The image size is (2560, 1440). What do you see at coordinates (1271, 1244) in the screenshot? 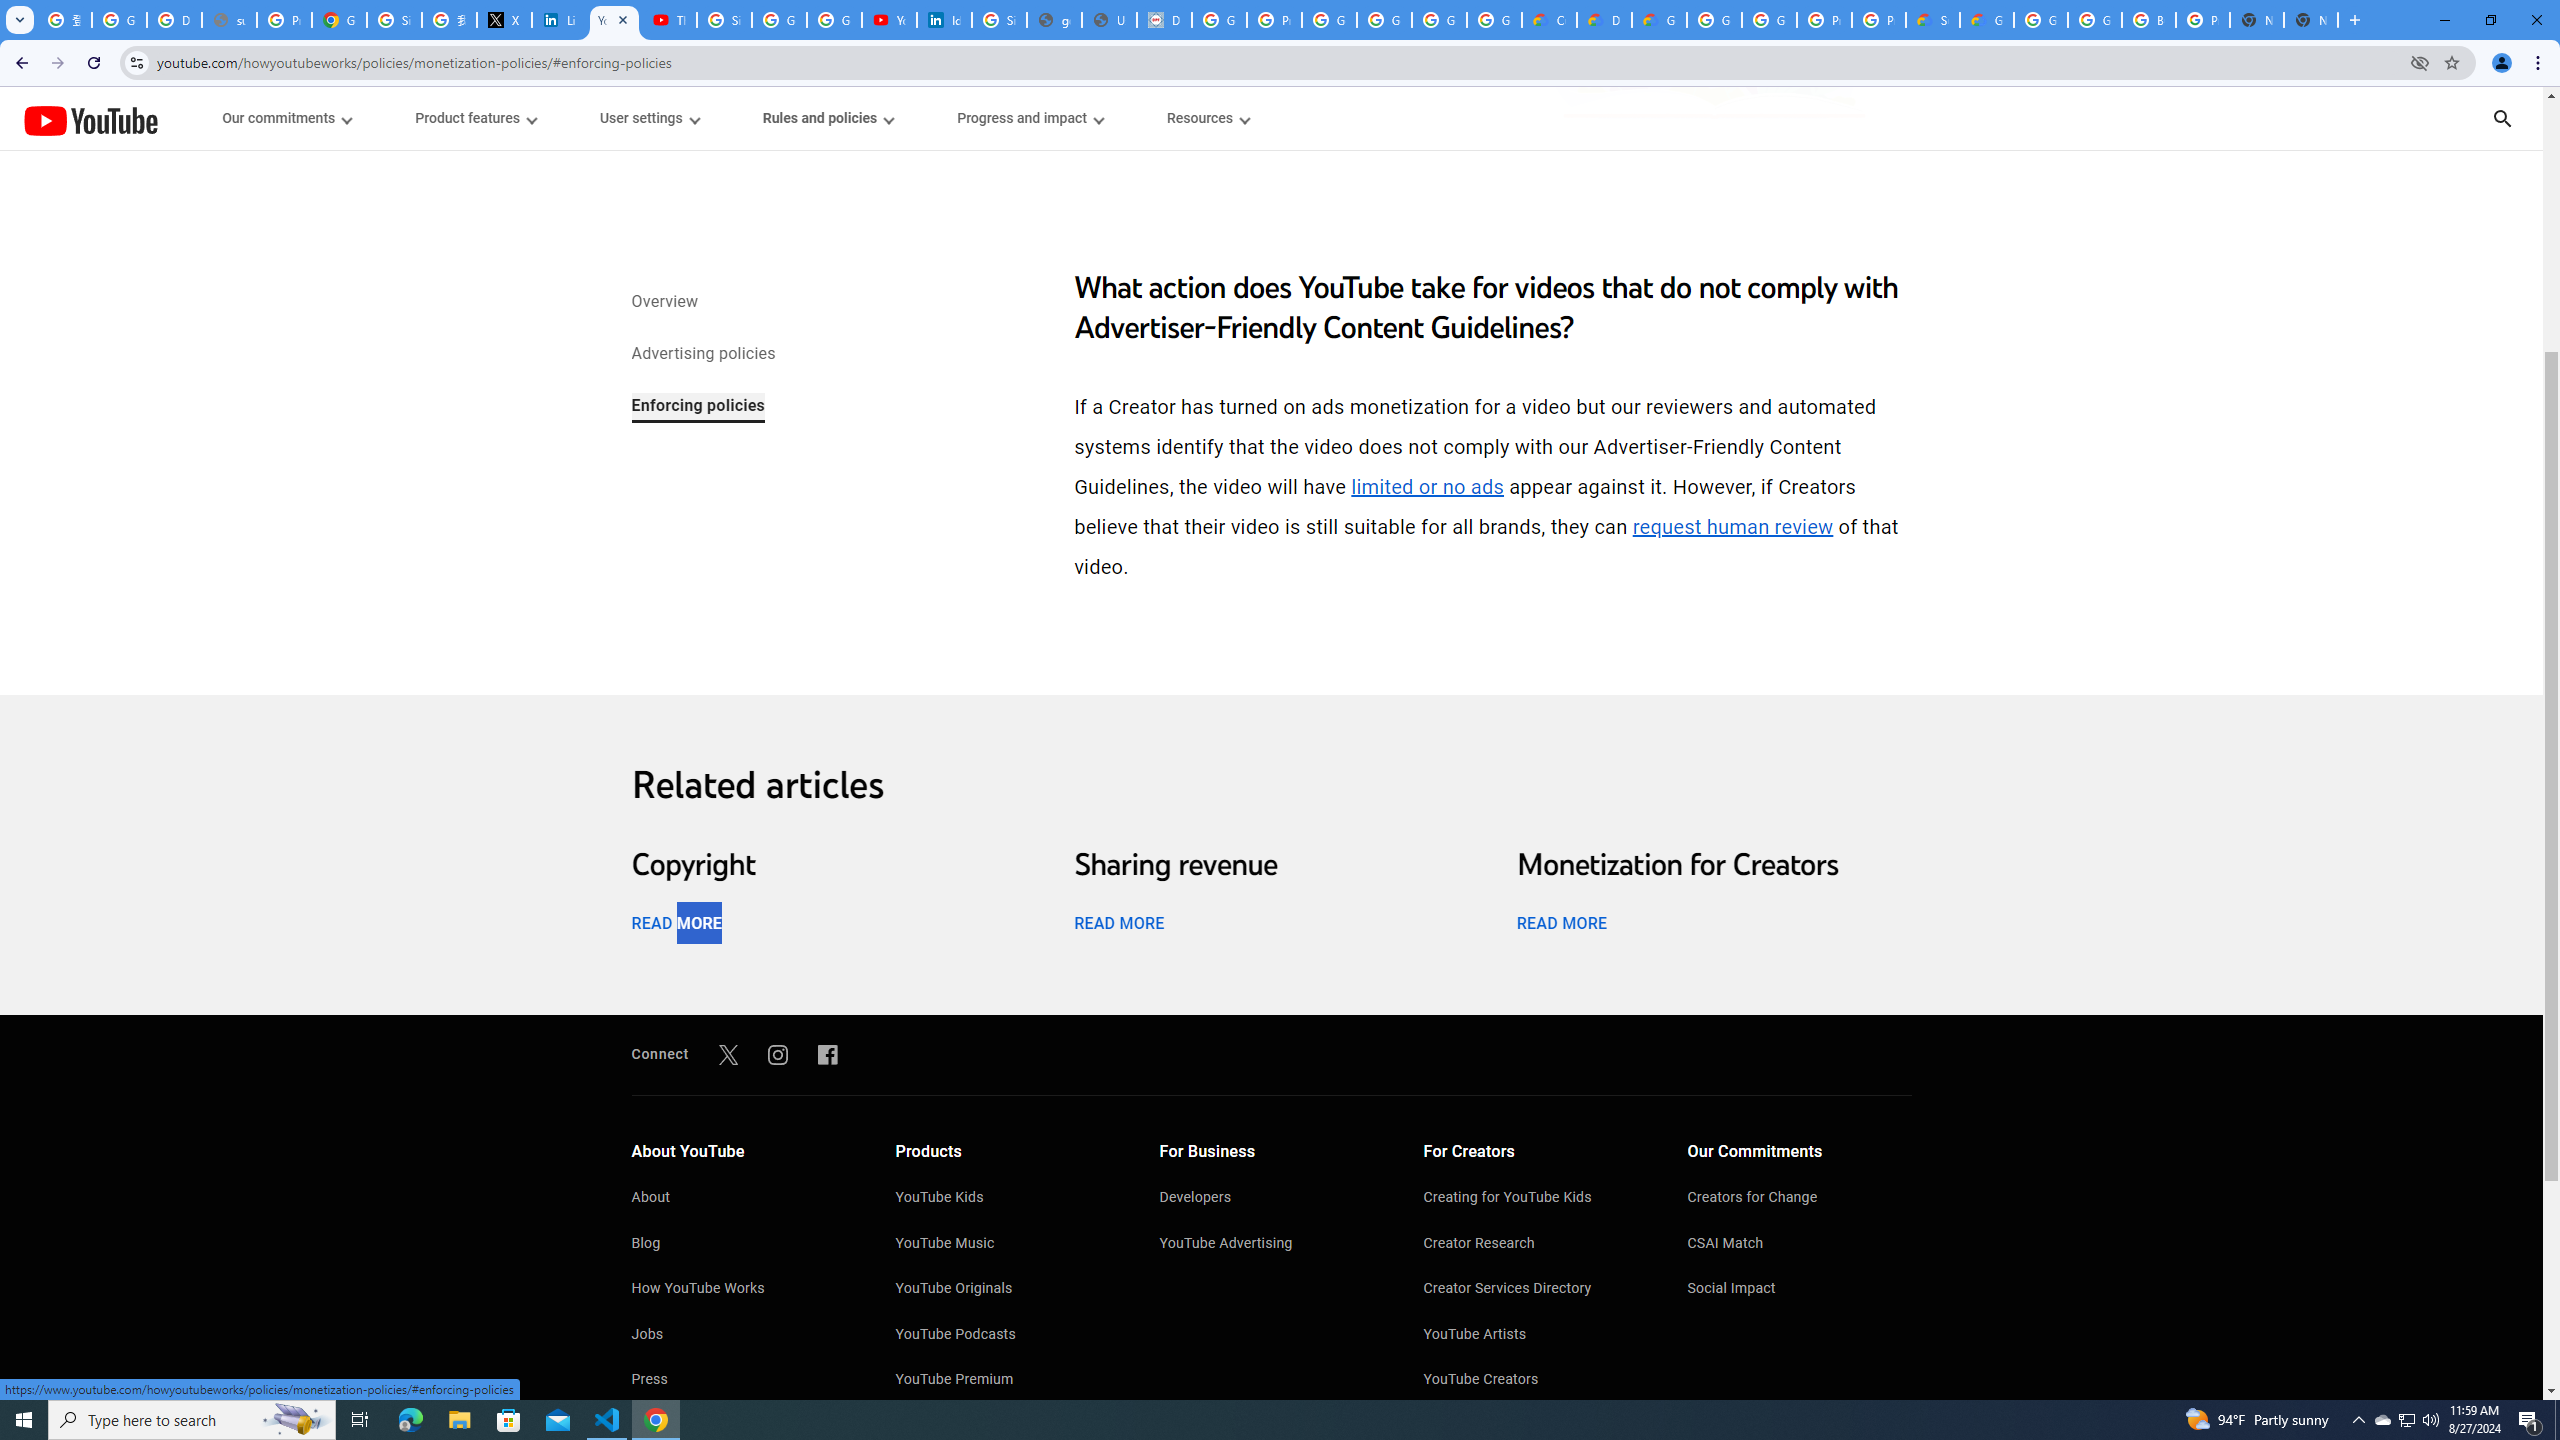
I see `'YouTube Advertising'` at bounding box center [1271, 1244].